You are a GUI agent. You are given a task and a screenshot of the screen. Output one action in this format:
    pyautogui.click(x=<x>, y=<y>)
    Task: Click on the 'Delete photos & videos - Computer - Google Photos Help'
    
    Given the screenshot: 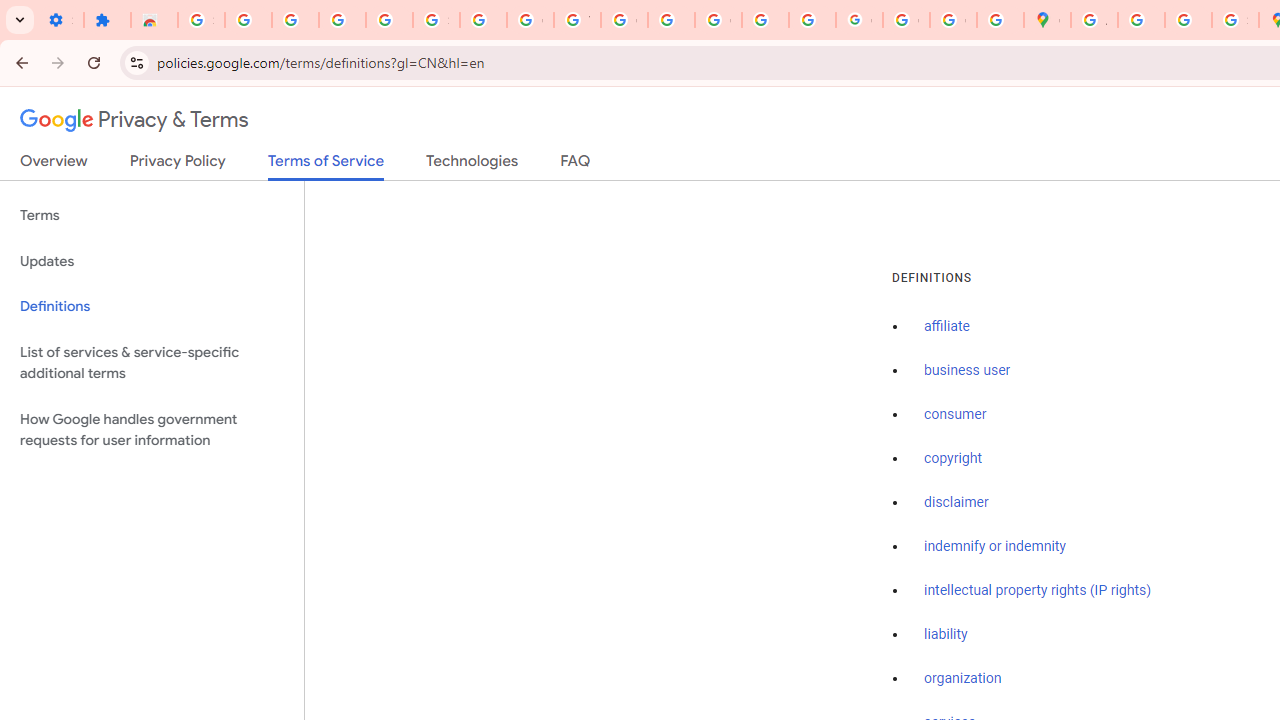 What is the action you would take?
    pyautogui.click(x=294, y=20)
    